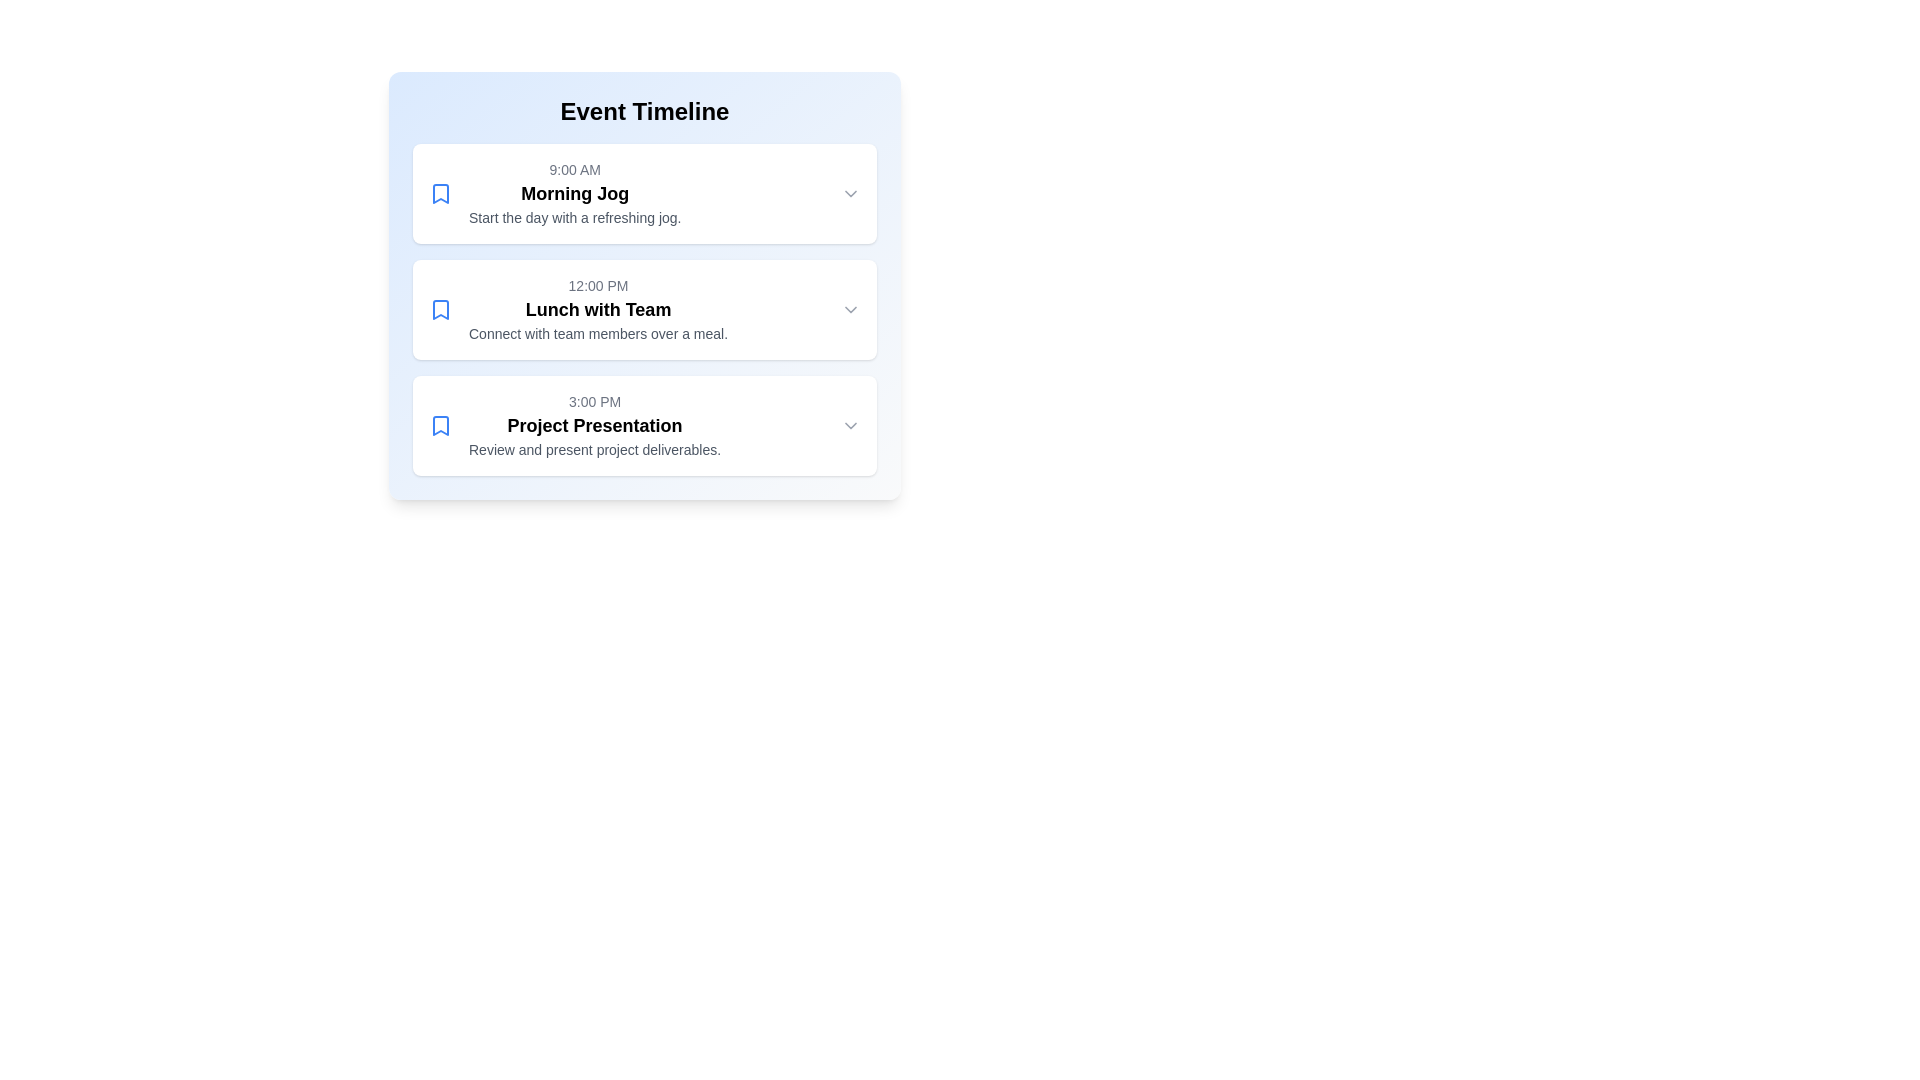 Image resolution: width=1920 pixels, height=1080 pixels. Describe the element at coordinates (594, 424) in the screenshot. I see `the title text for the event named 'Project Presentation' which is located below '3:00 PM' and above 'Review and present project deliverables.'` at that location.